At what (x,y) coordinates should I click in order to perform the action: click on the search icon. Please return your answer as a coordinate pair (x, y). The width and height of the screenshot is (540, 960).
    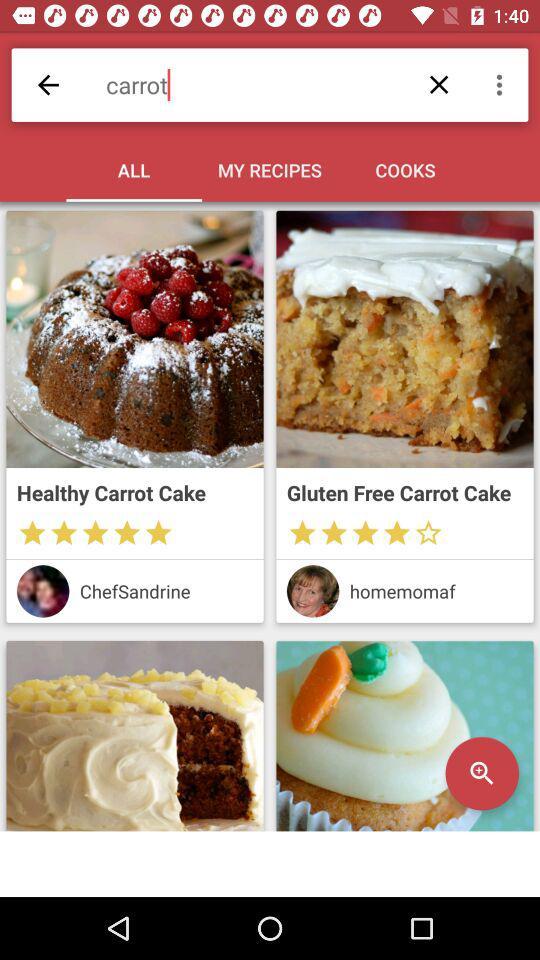
    Looking at the image, I should click on (481, 772).